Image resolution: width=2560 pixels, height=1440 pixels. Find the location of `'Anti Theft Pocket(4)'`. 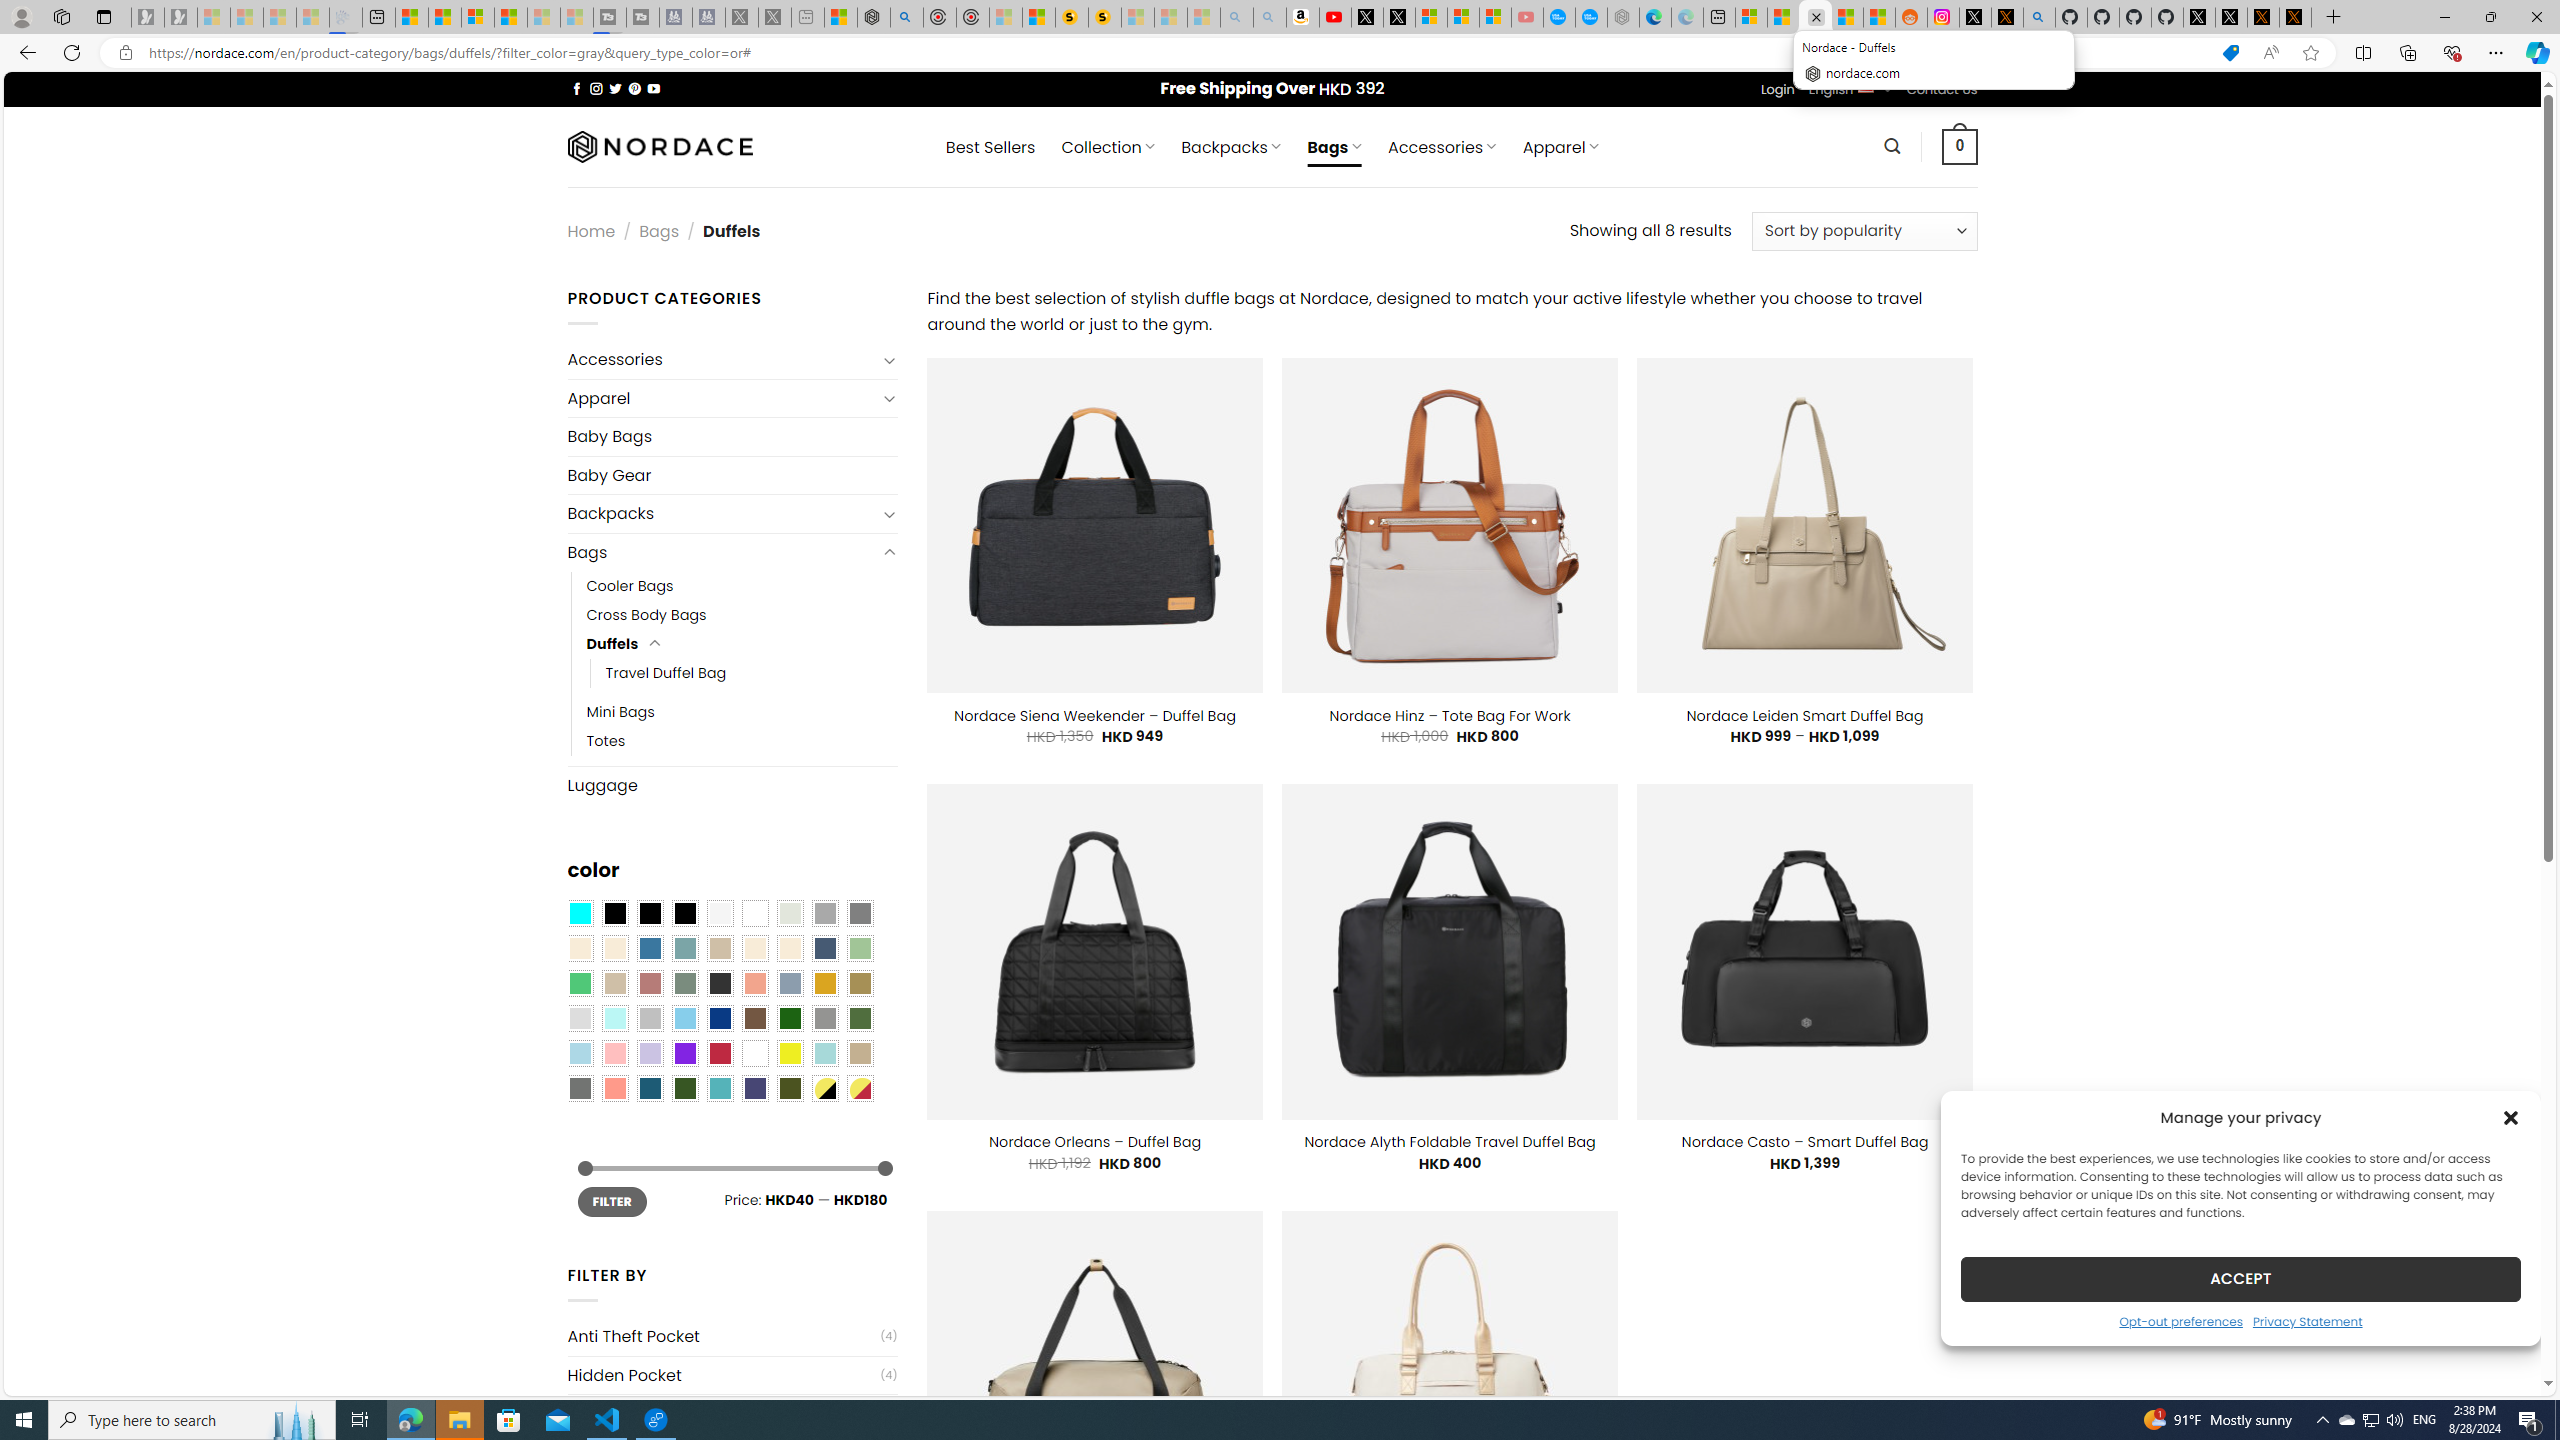

'Anti Theft Pocket(4)' is located at coordinates (731, 1336).